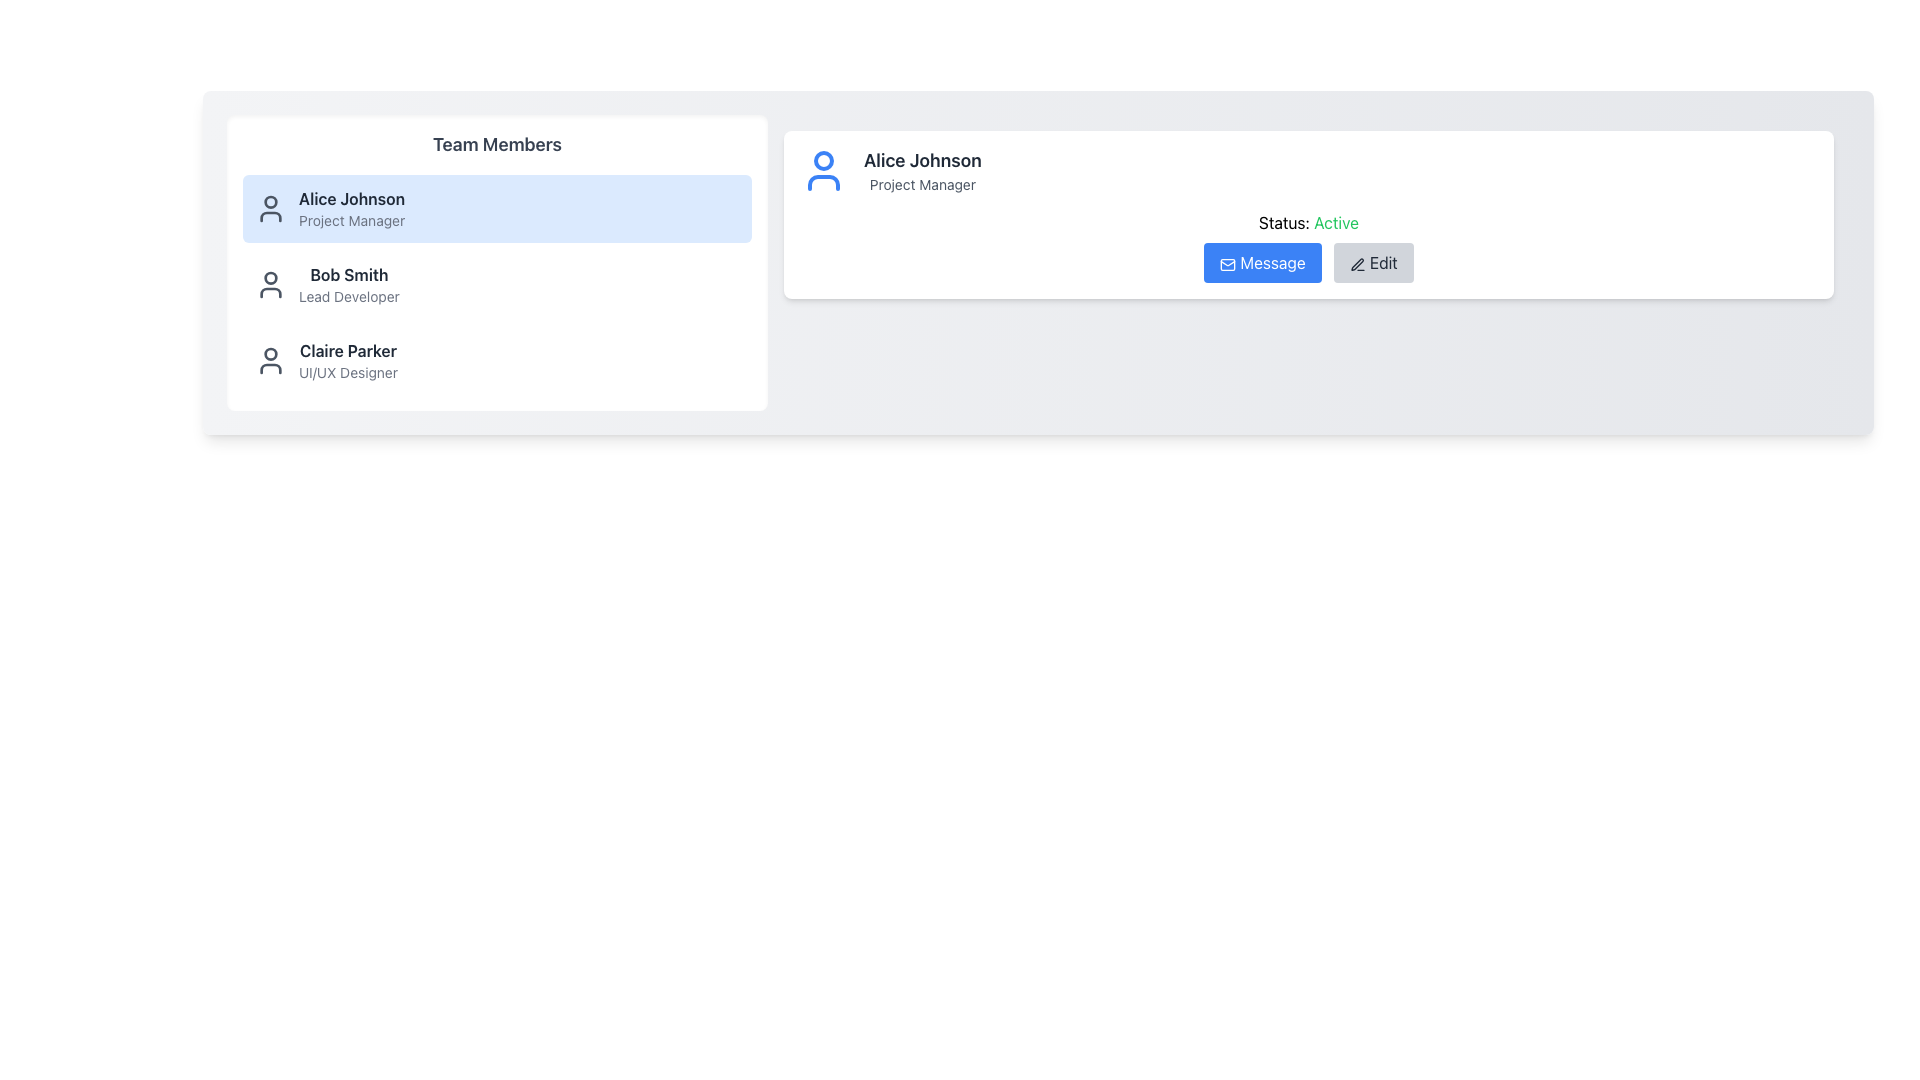  I want to click on the user icon with a blue human figure silhouette, located to the left of the text 'Alice Johnson' and 'Project Manager' in the right-hand panel of the interface, so click(824, 169).